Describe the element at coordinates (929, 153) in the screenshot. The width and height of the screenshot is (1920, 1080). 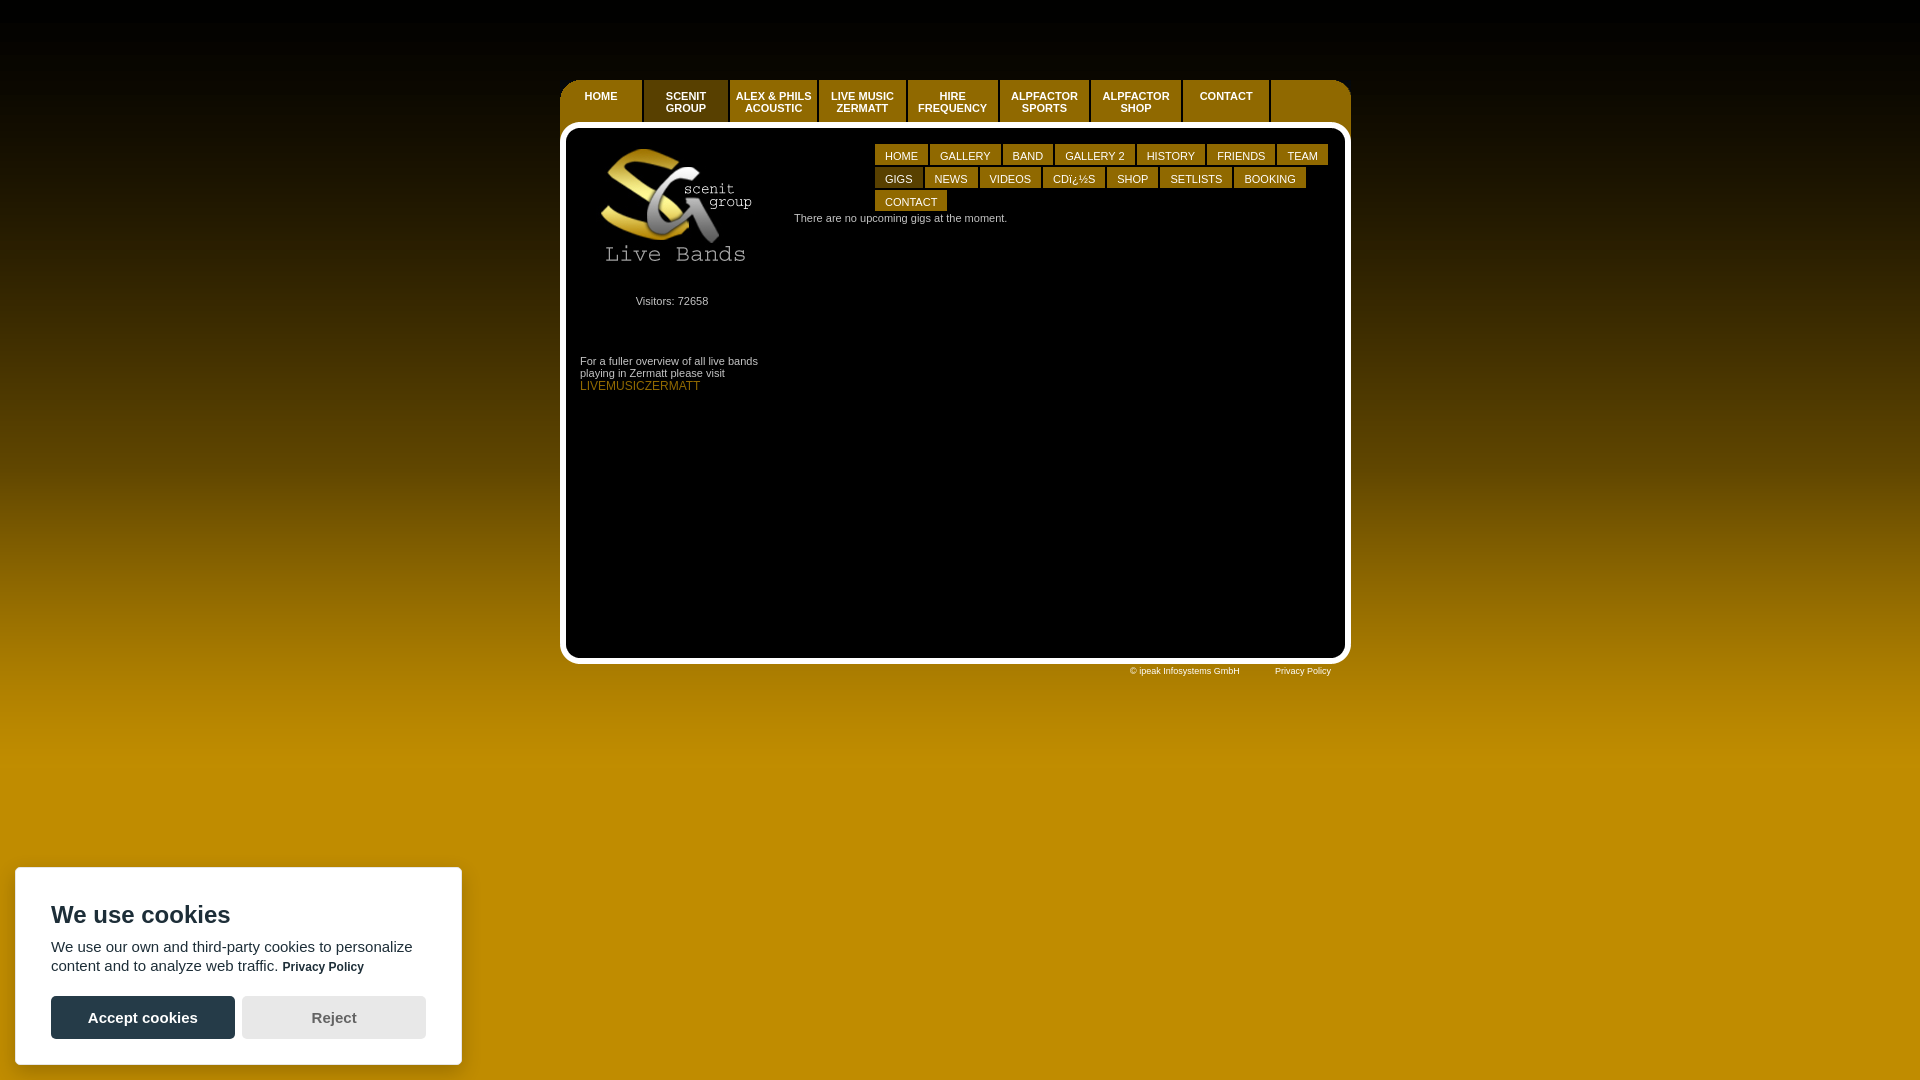
I see `'GALLERY'` at that location.